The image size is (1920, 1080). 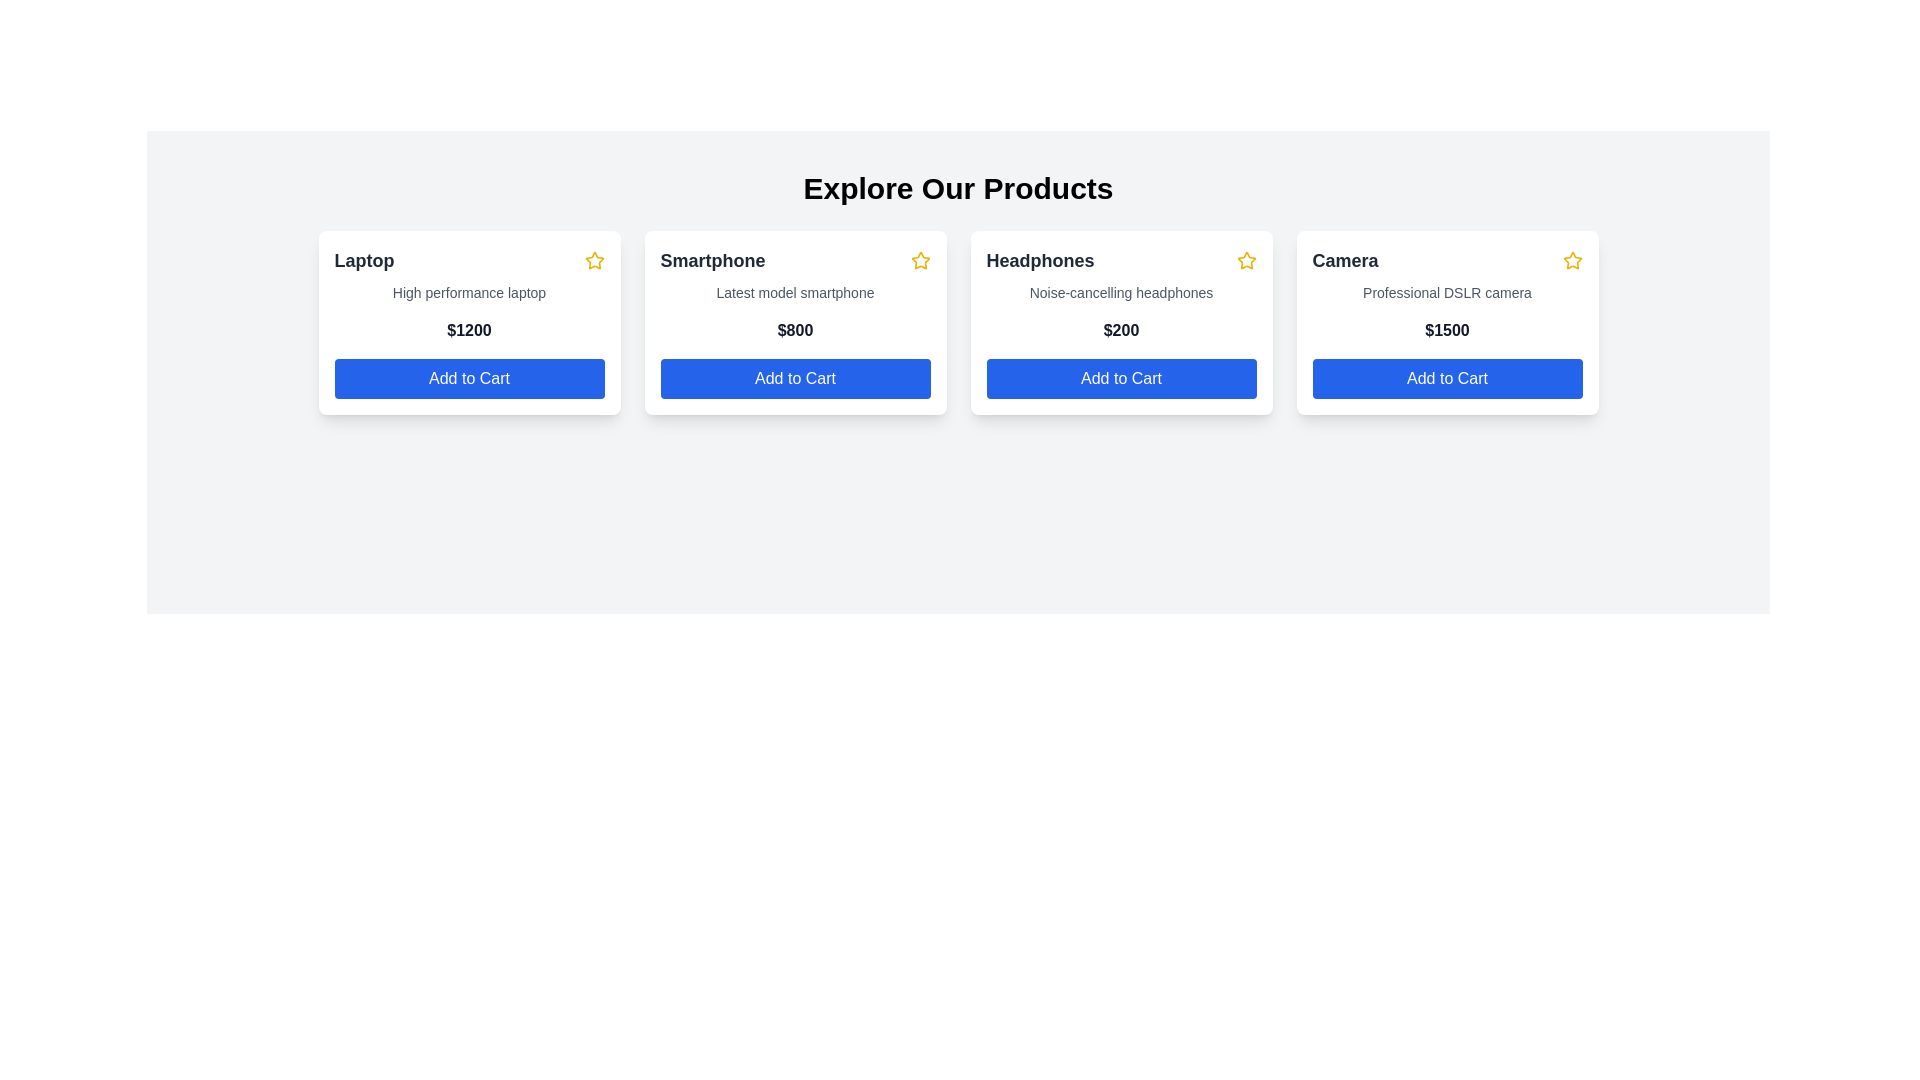 What do you see at coordinates (593, 260) in the screenshot?
I see `the star-shaped icon with a yellow outline located in the top right corner of the 'Laptop' product card to favorite or unfavorite the item` at bounding box center [593, 260].